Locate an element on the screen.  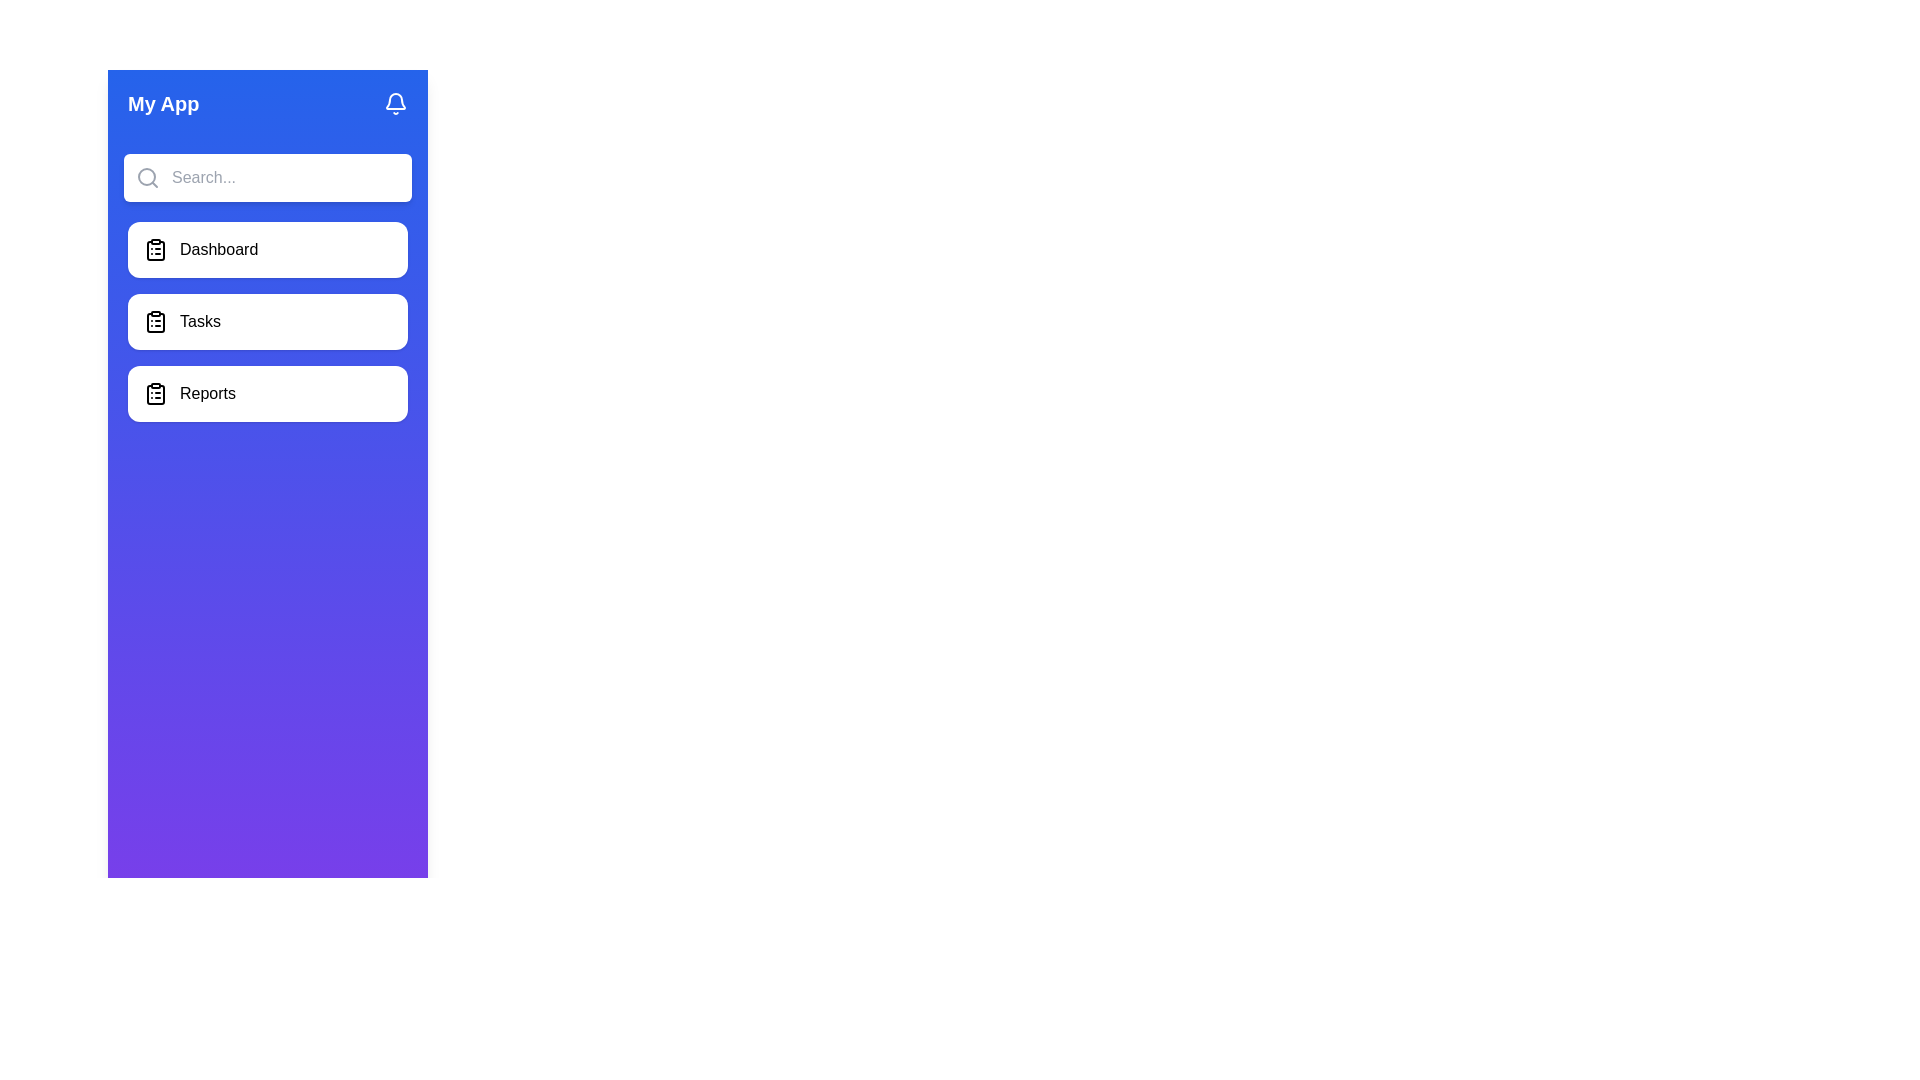
the Reports in the sidebar list is located at coordinates (267, 393).